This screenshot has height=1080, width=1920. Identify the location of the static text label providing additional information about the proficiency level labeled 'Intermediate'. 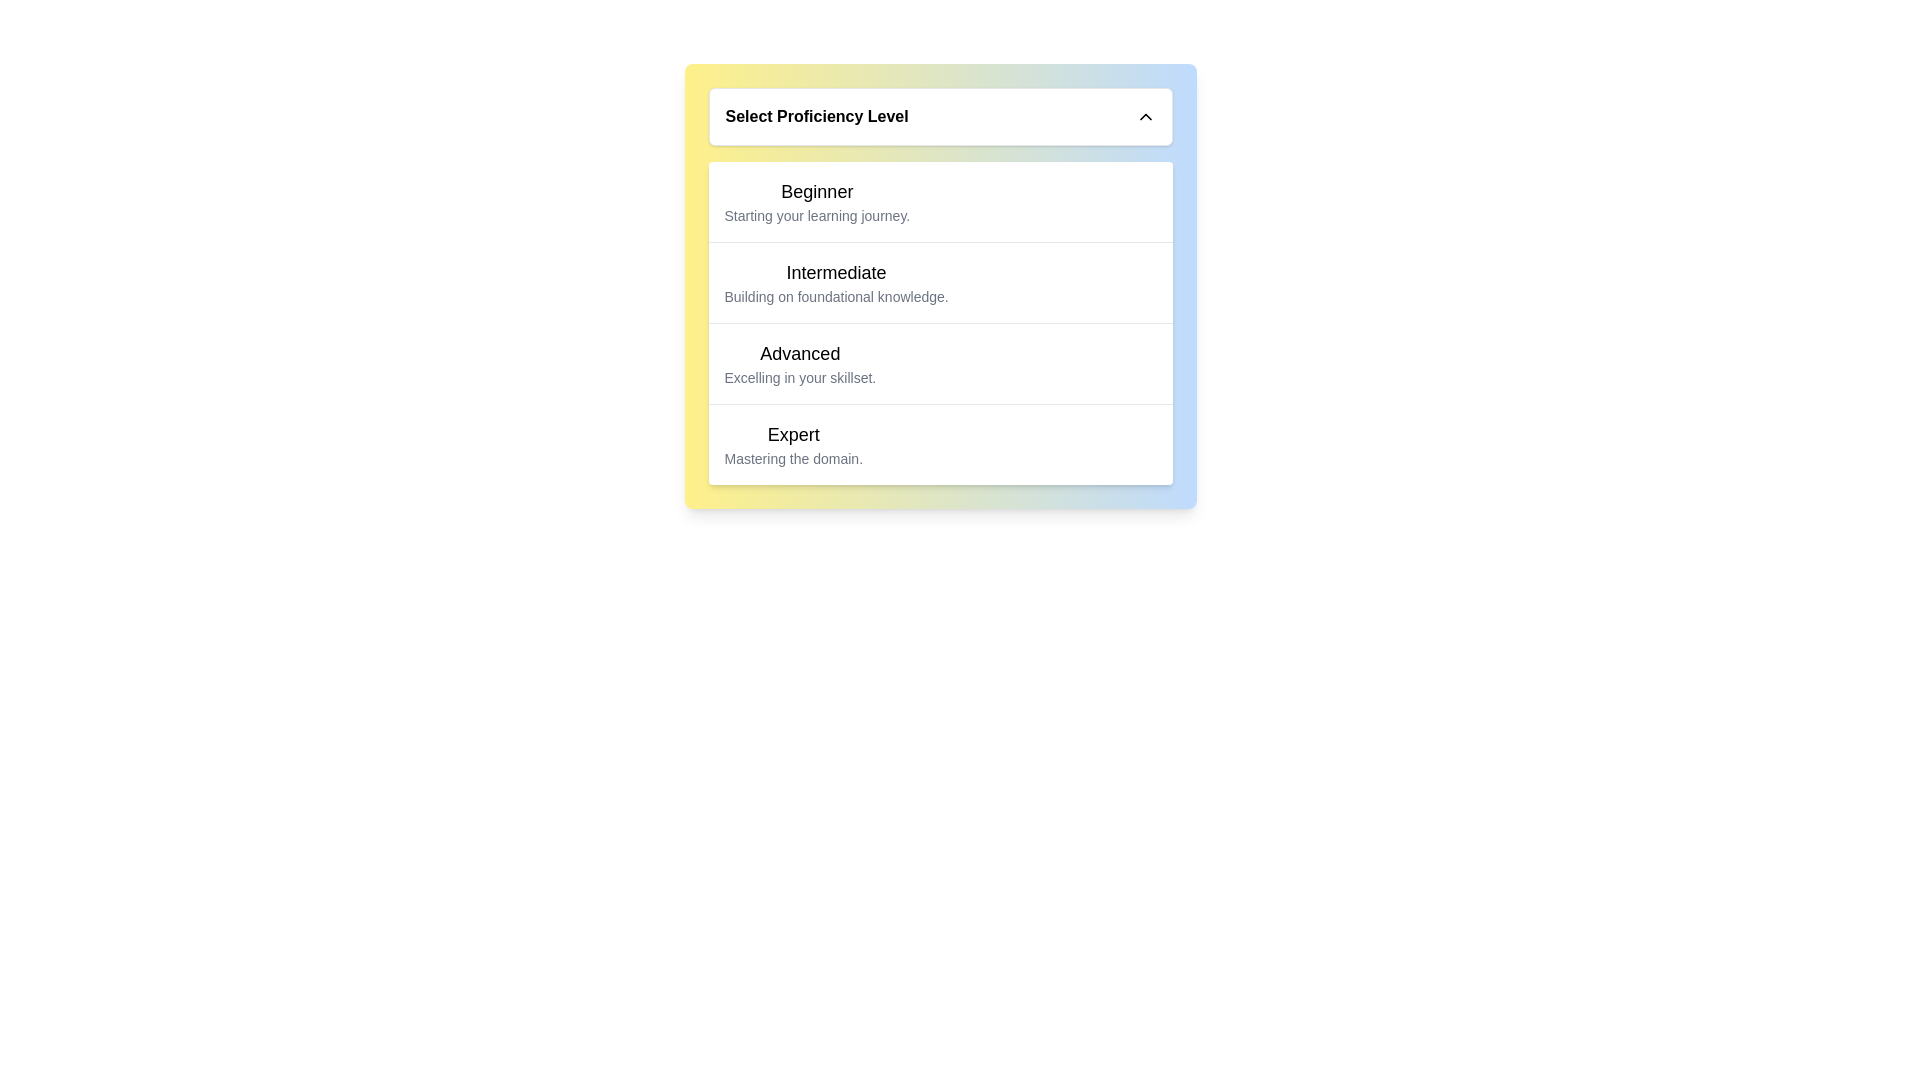
(836, 297).